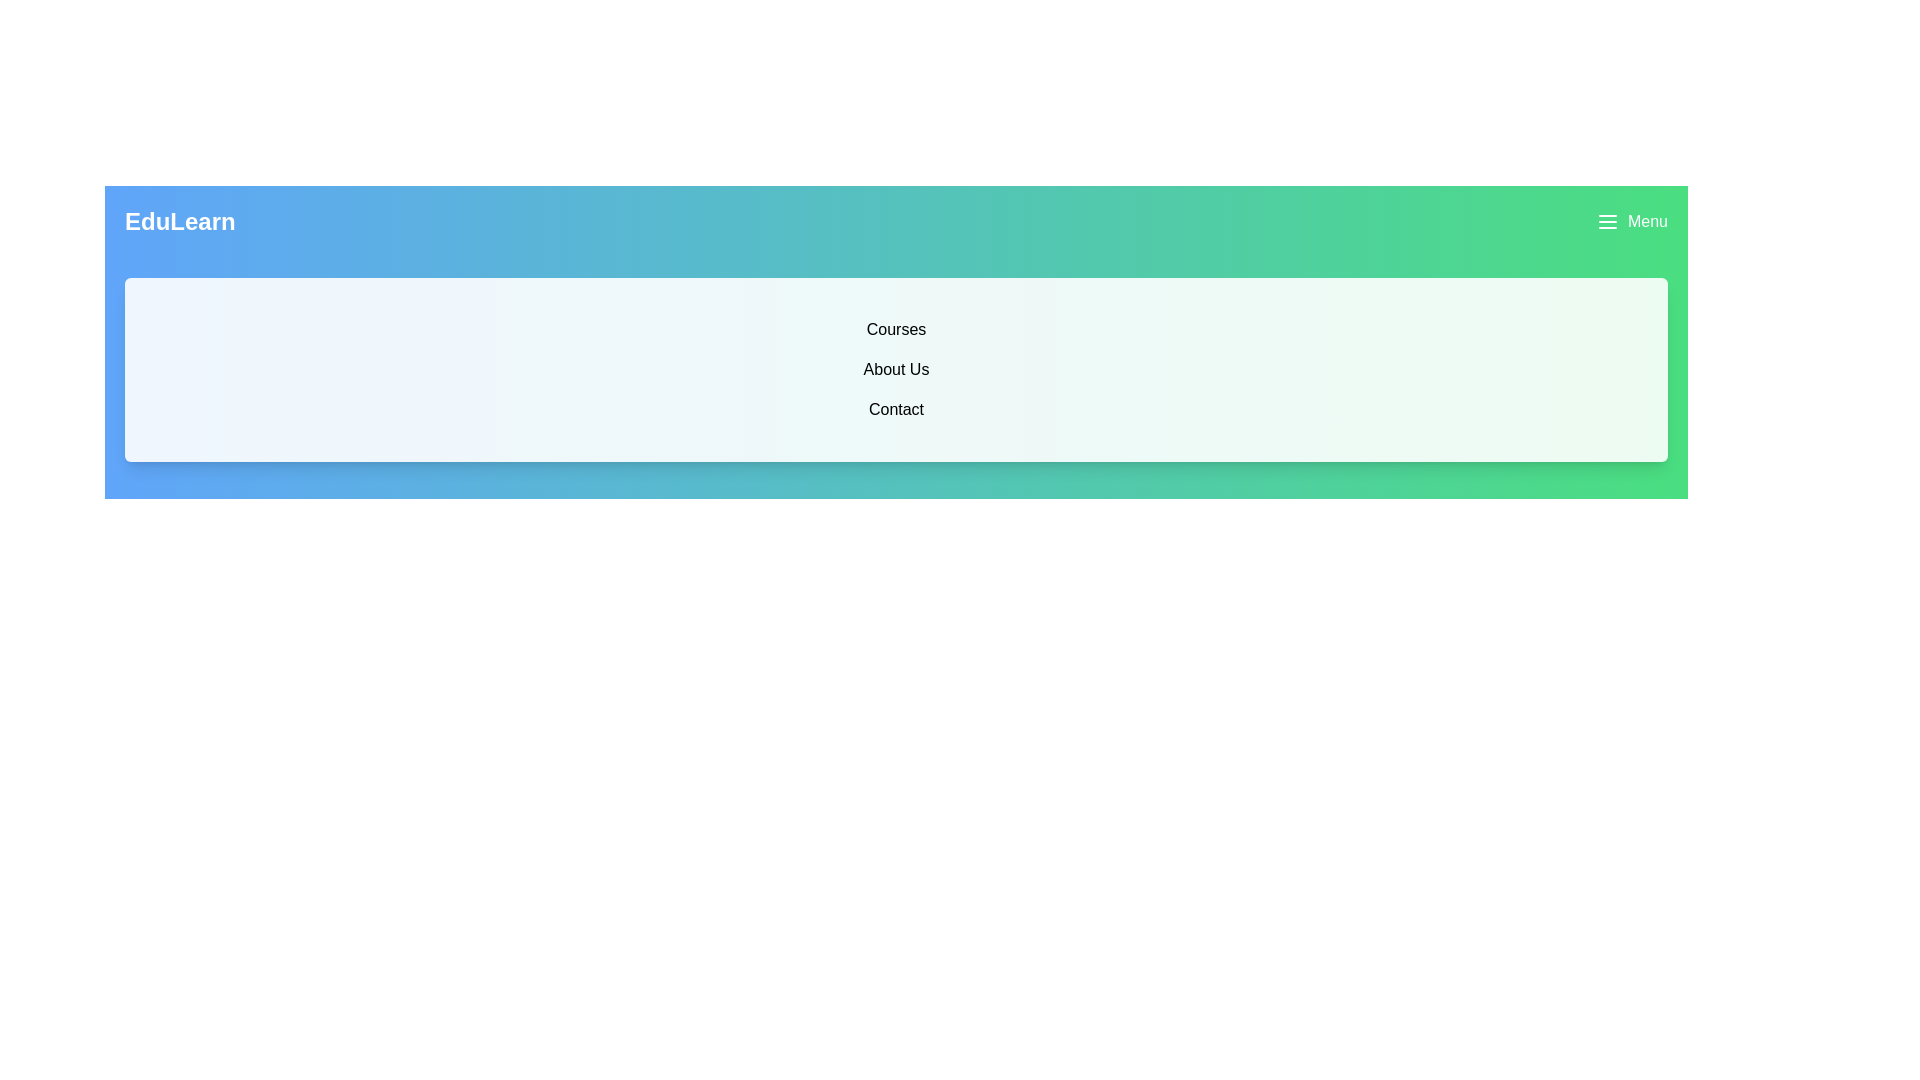  What do you see at coordinates (895, 370) in the screenshot?
I see `the 'About Us' static text label` at bounding box center [895, 370].